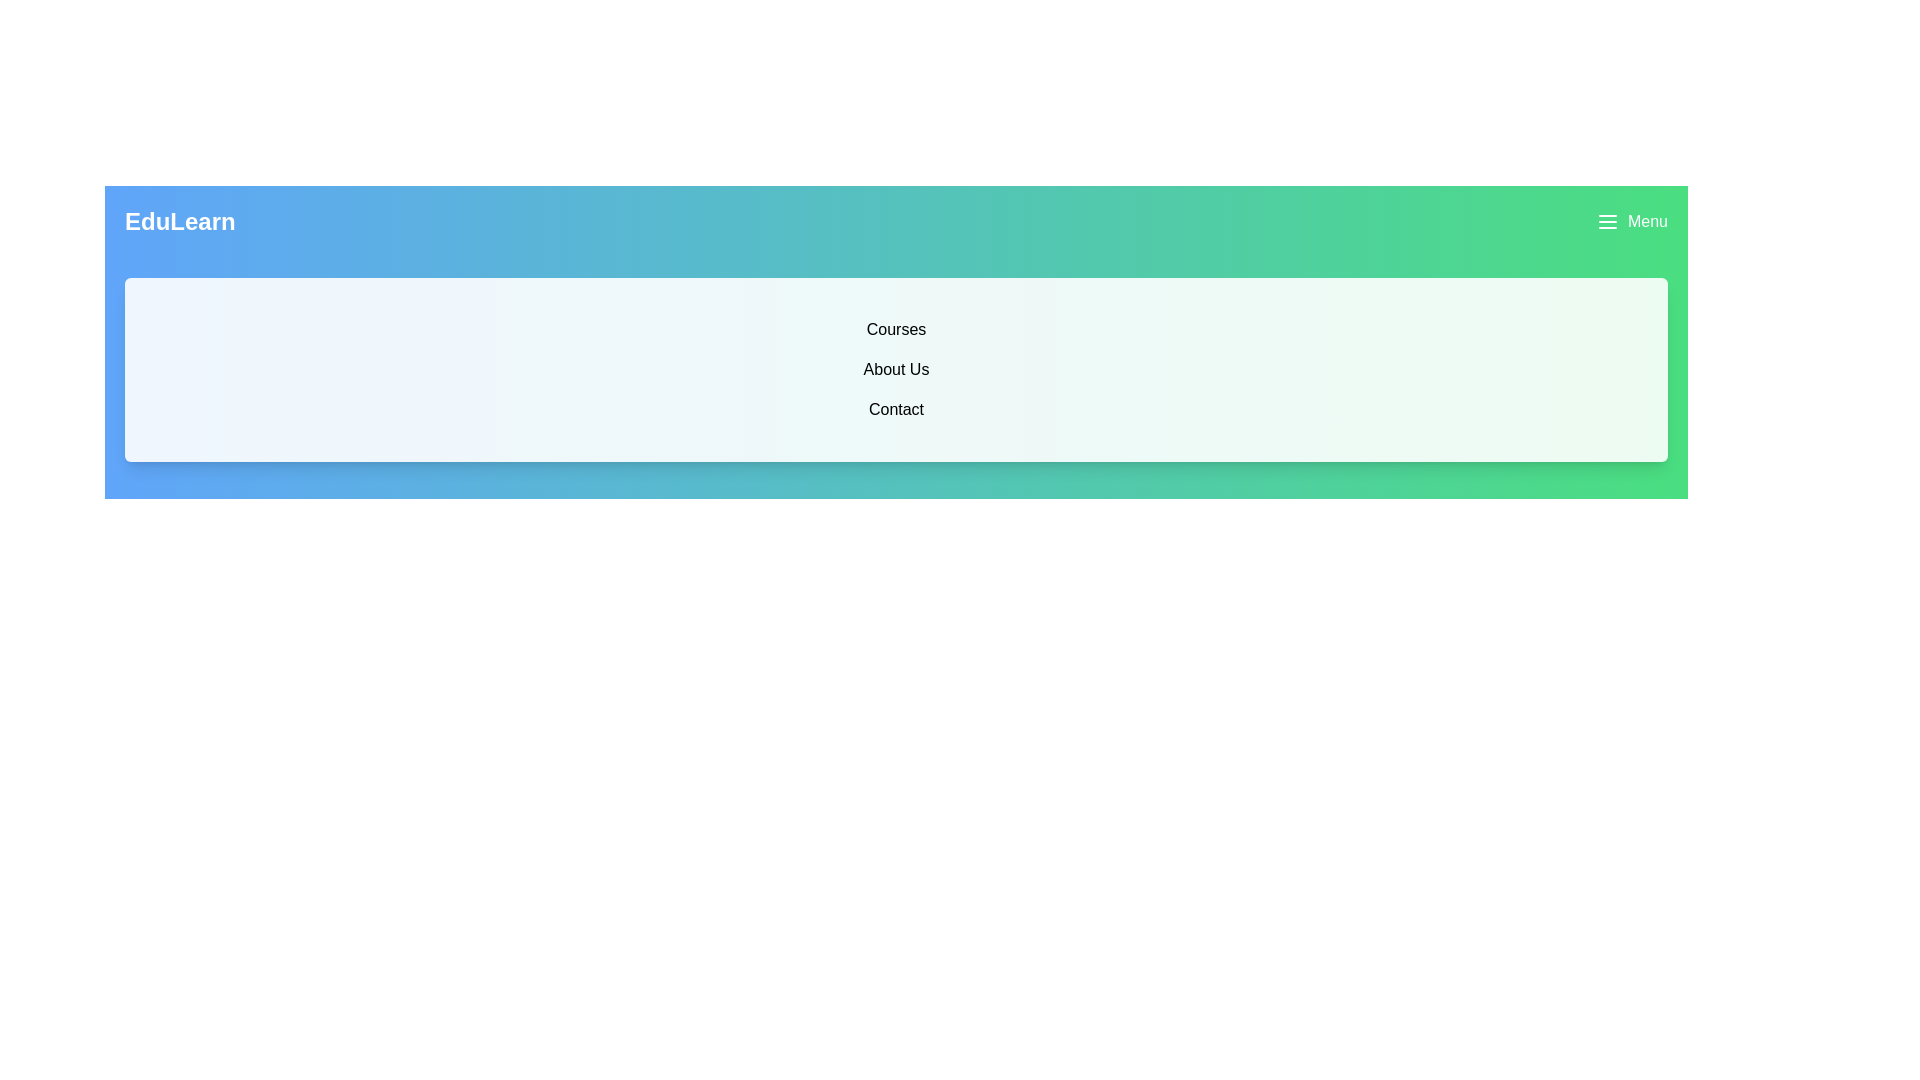  What do you see at coordinates (895, 370) in the screenshot?
I see `the 'About Us' static text label` at bounding box center [895, 370].